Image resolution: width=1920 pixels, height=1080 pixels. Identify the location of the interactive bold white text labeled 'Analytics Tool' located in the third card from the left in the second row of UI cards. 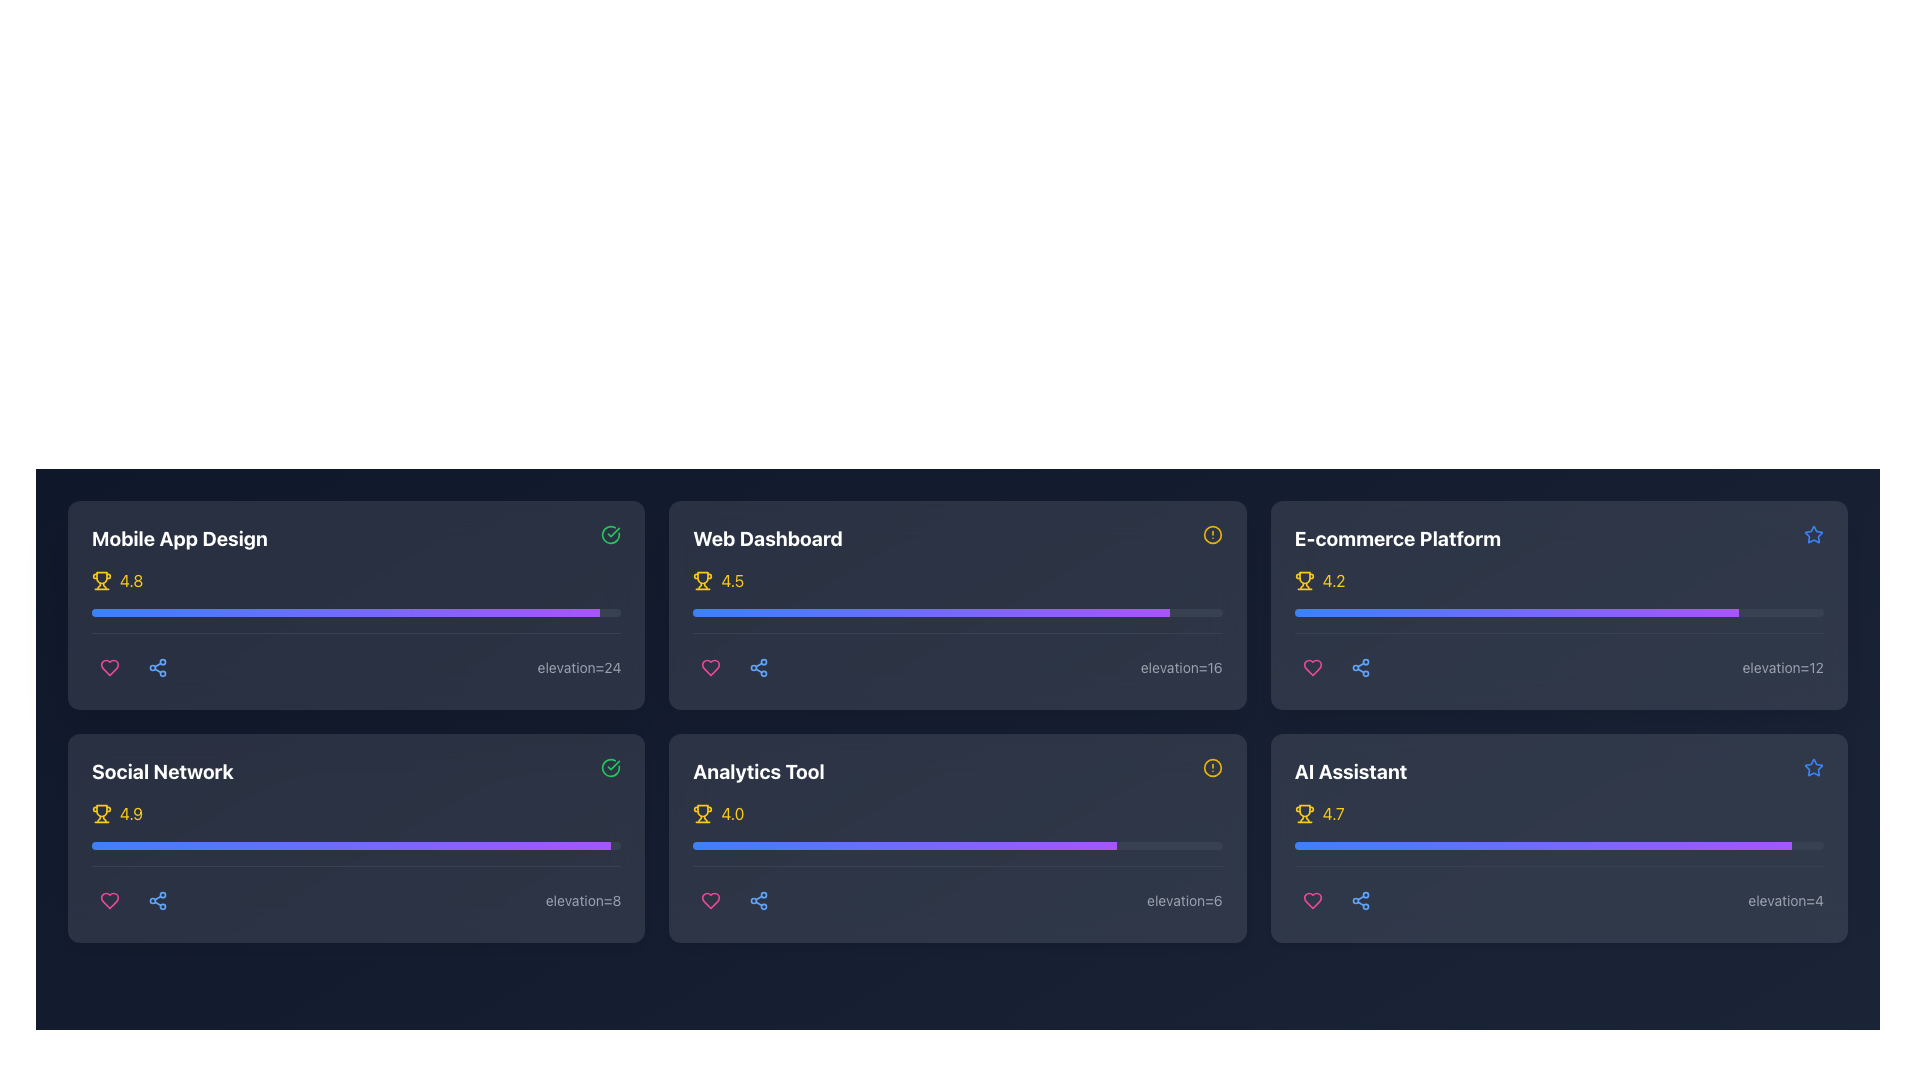
(757, 770).